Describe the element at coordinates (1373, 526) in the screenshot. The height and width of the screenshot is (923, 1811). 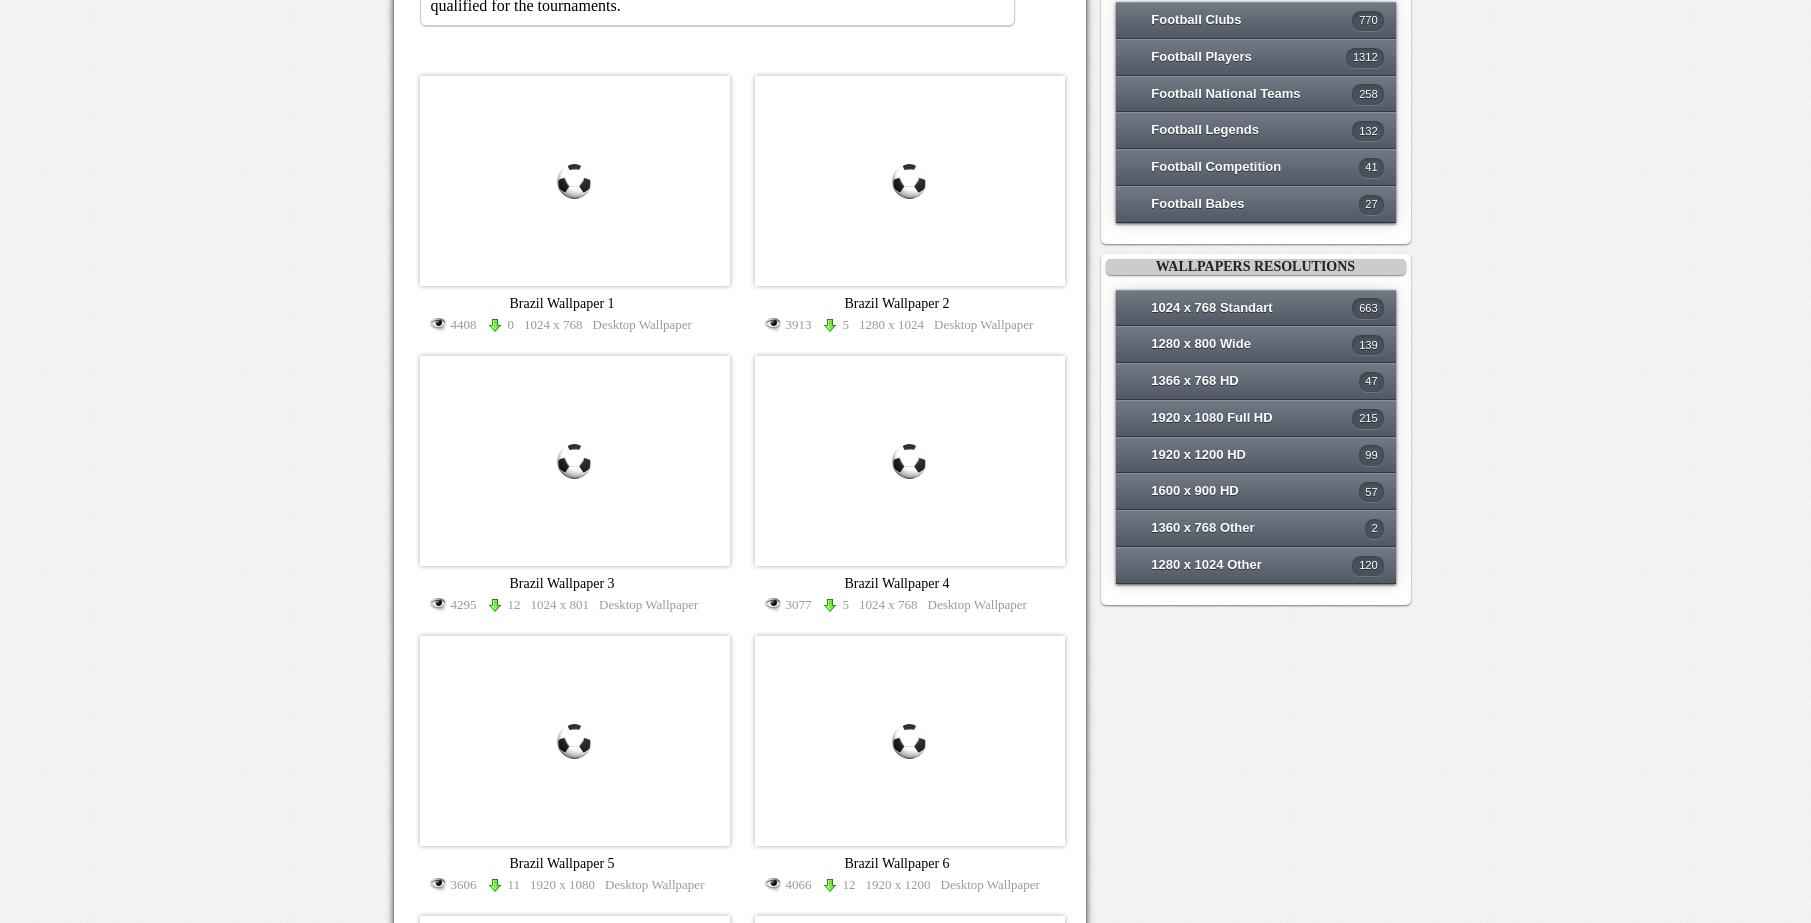
I see `'2'` at that location.